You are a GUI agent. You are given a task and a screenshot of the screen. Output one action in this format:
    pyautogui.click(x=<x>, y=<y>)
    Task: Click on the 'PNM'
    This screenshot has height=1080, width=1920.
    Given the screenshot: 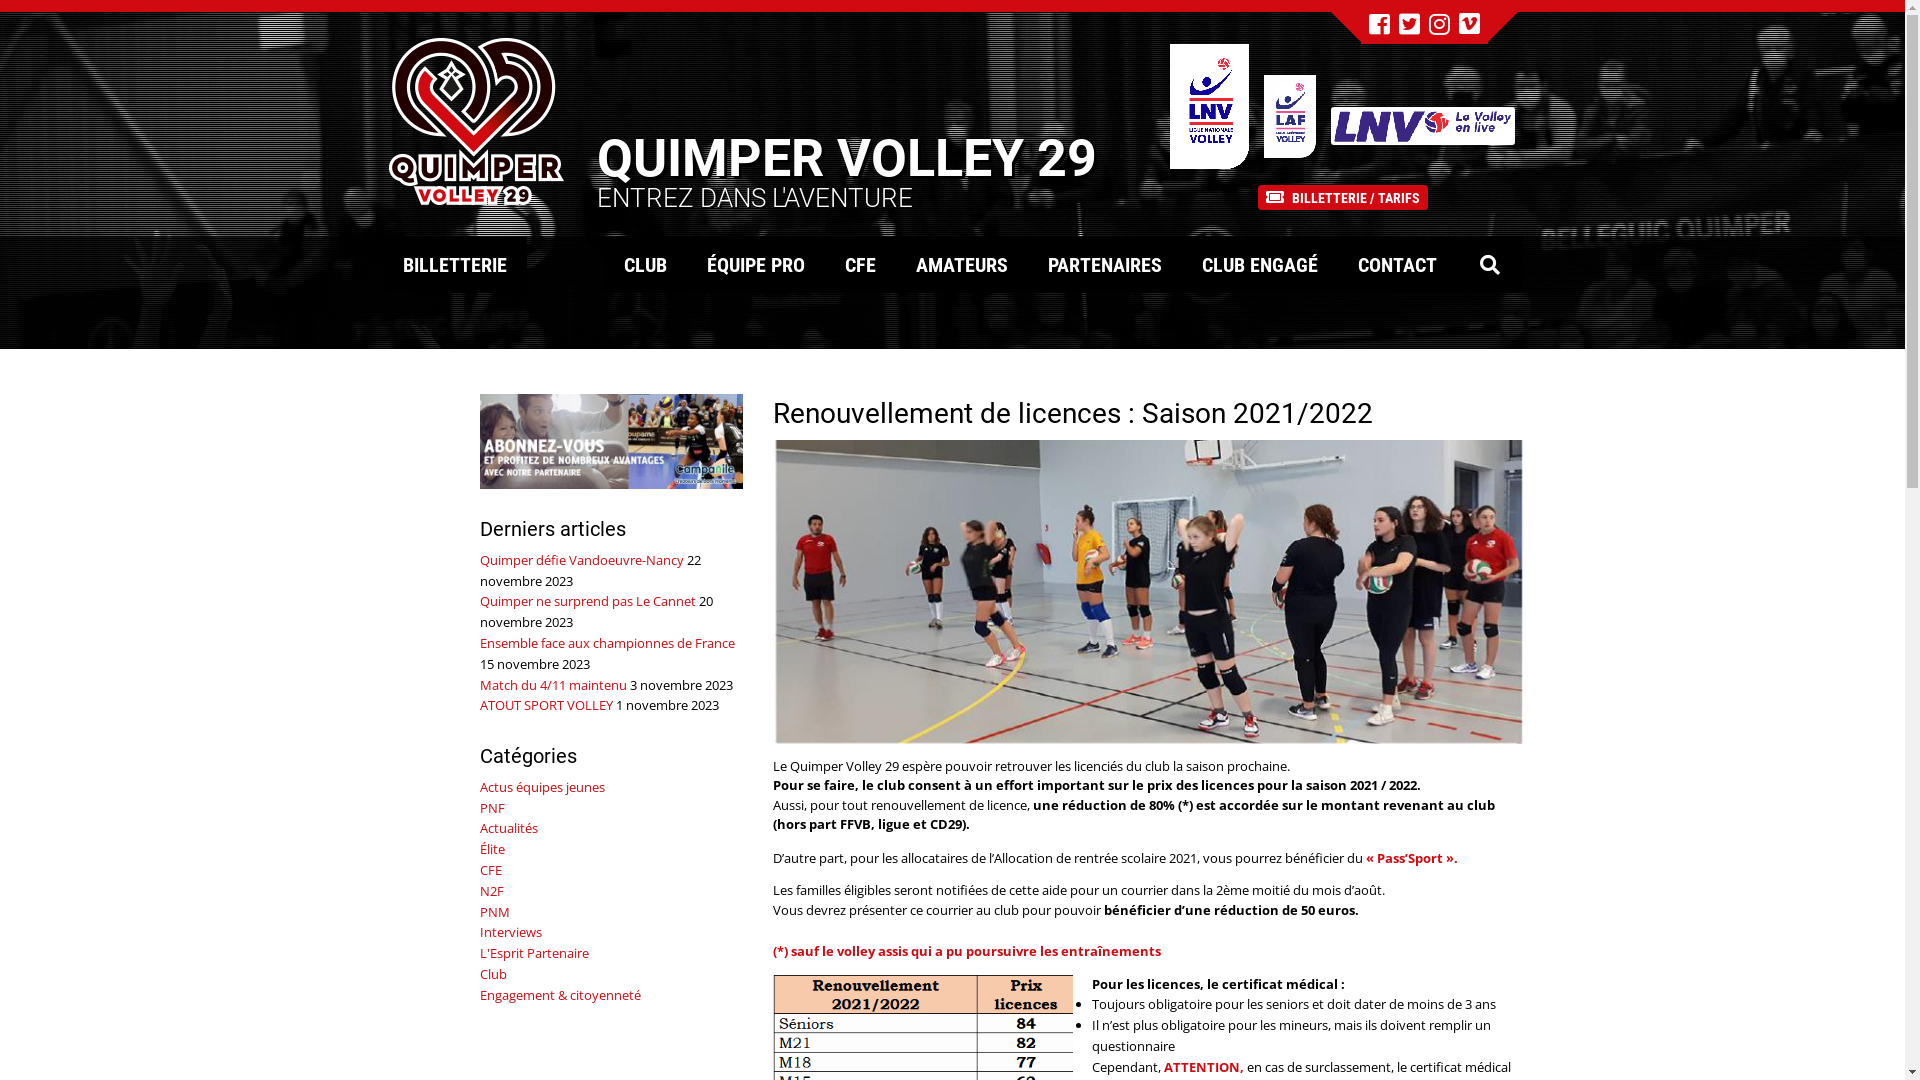 What is the action you would take?
    pyautogui.click(x=494, y=911)
    